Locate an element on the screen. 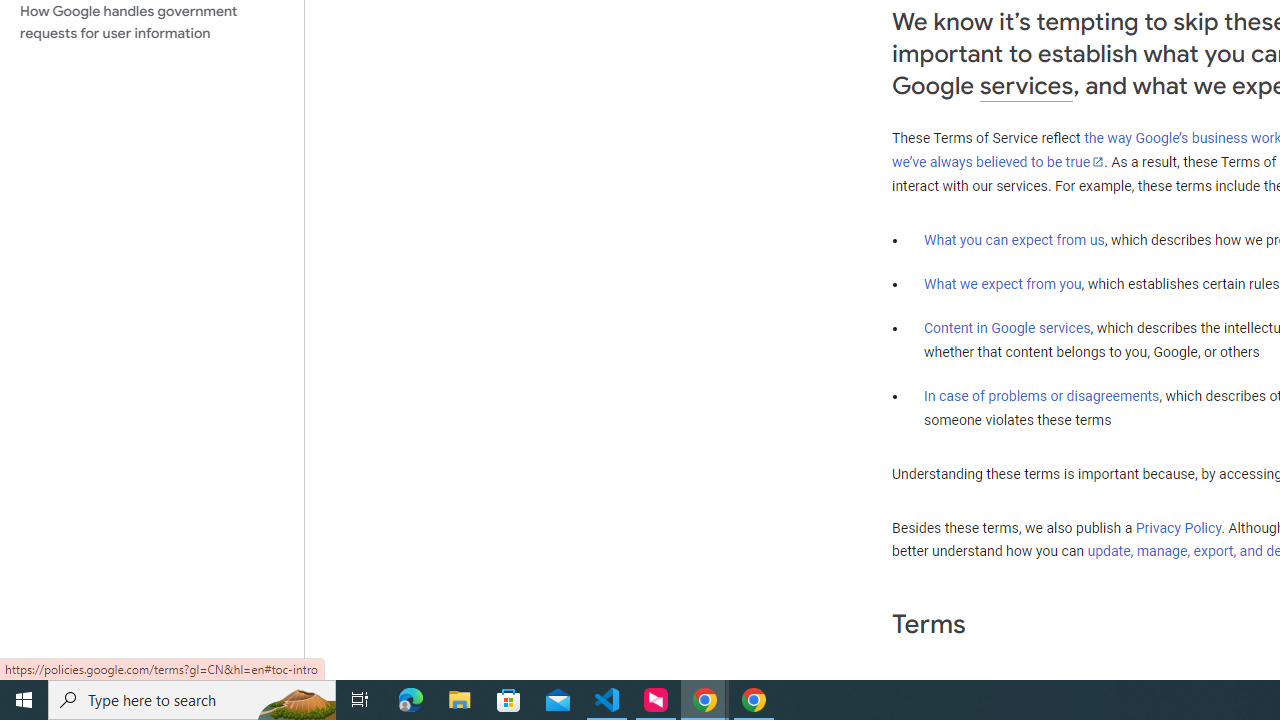  'In case of problems or disagreements' is located at coordinates (1040, 396).